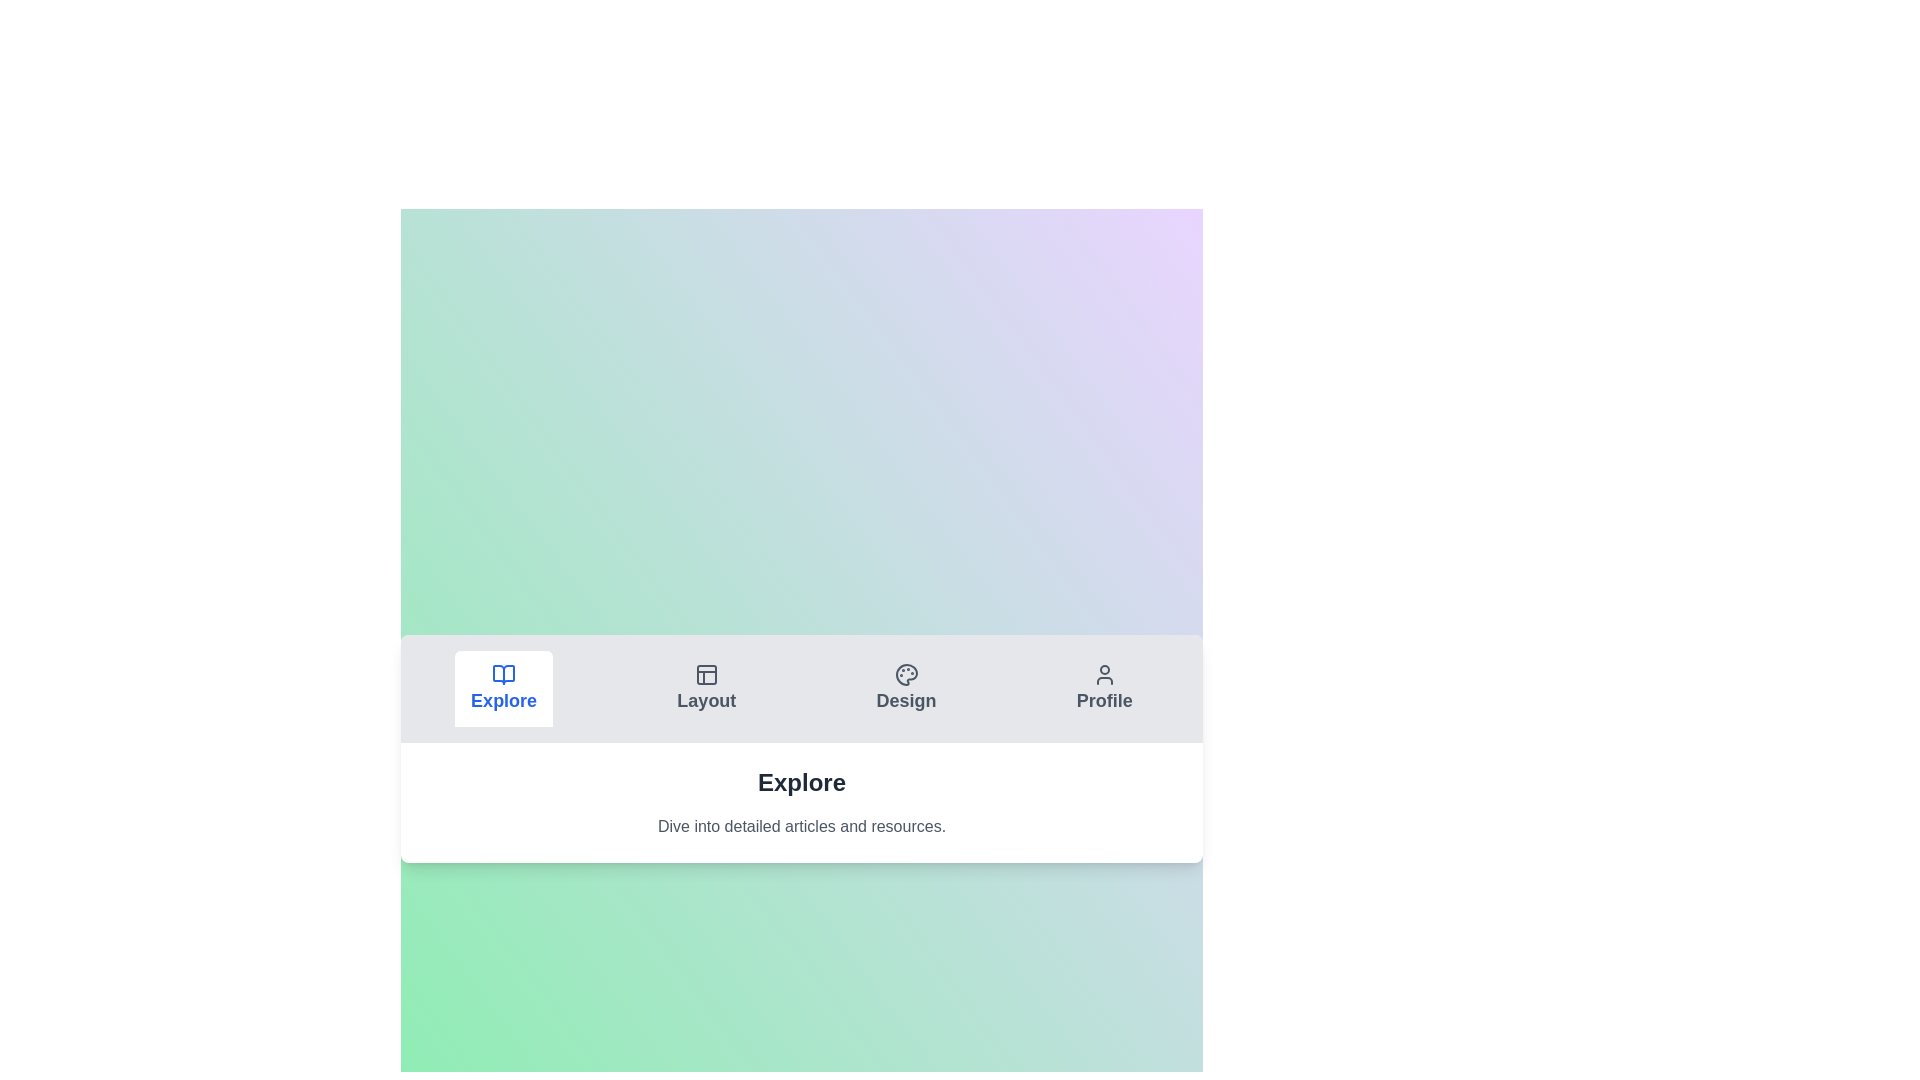 This screenshot has width=1920, height=1080. I want to click on the Explore tab by clicking on it, so click(504, 688).